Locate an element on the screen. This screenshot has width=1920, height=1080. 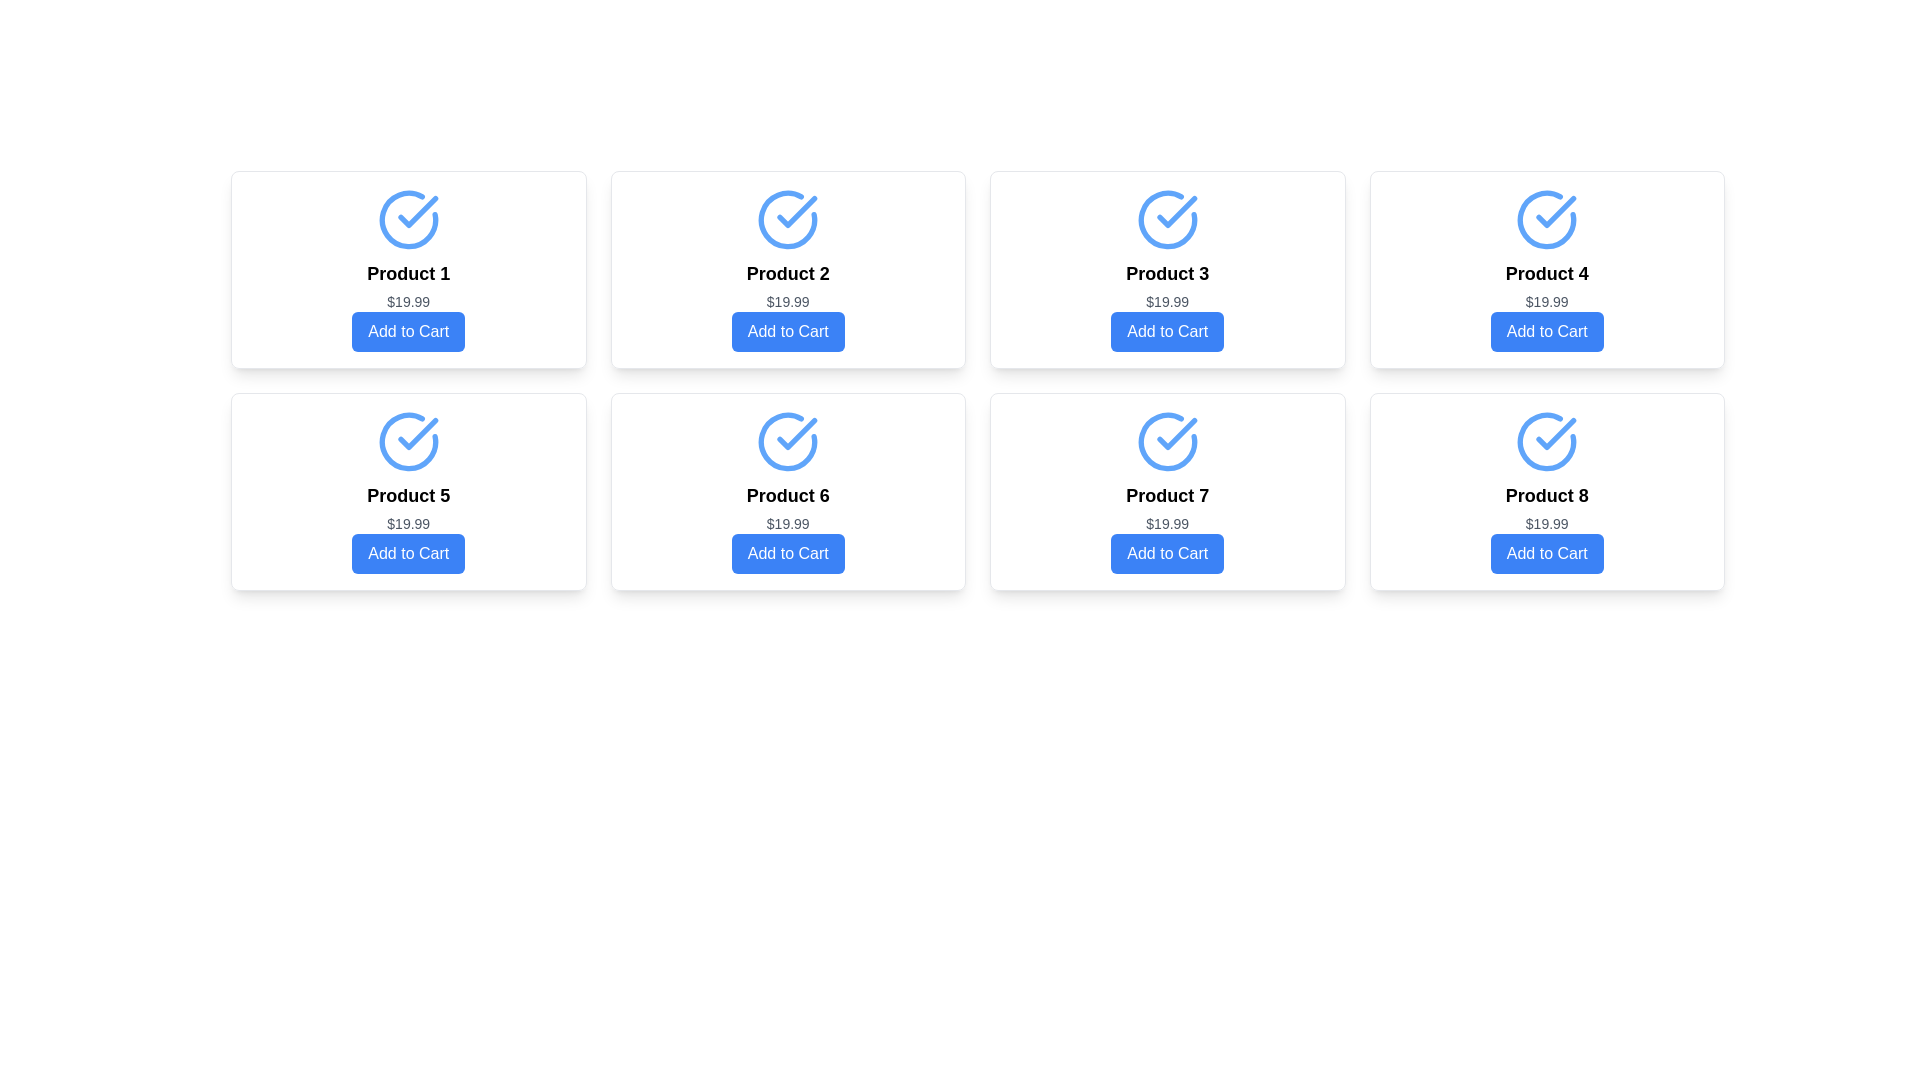
circular check icon with a blue outline and checkmark at the top of the 'Product 4' card is located at coordinates (1546, 219).